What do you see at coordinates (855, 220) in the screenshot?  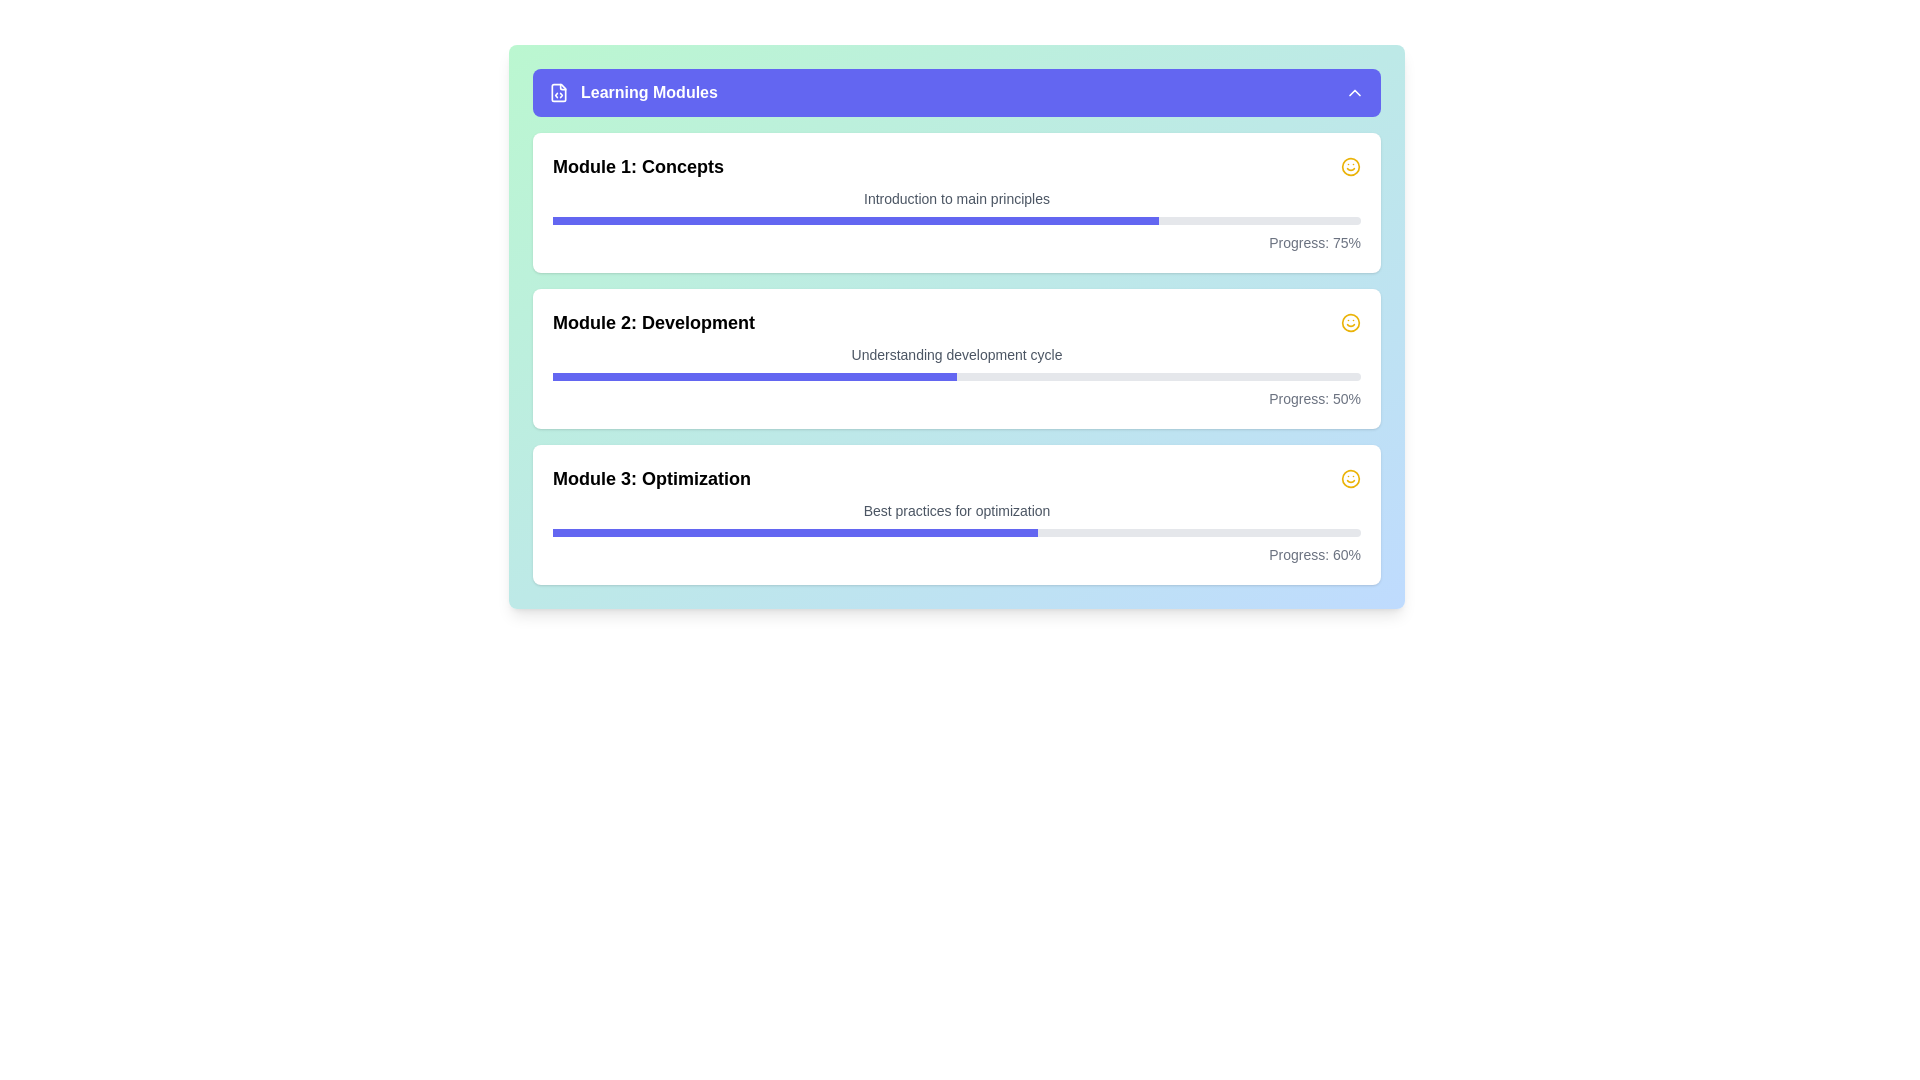 I see `the Progress bar fill indicating 75% completion for Module 1 under the heading 'Module 1: Concepts'` at bounding box center [855, 220].